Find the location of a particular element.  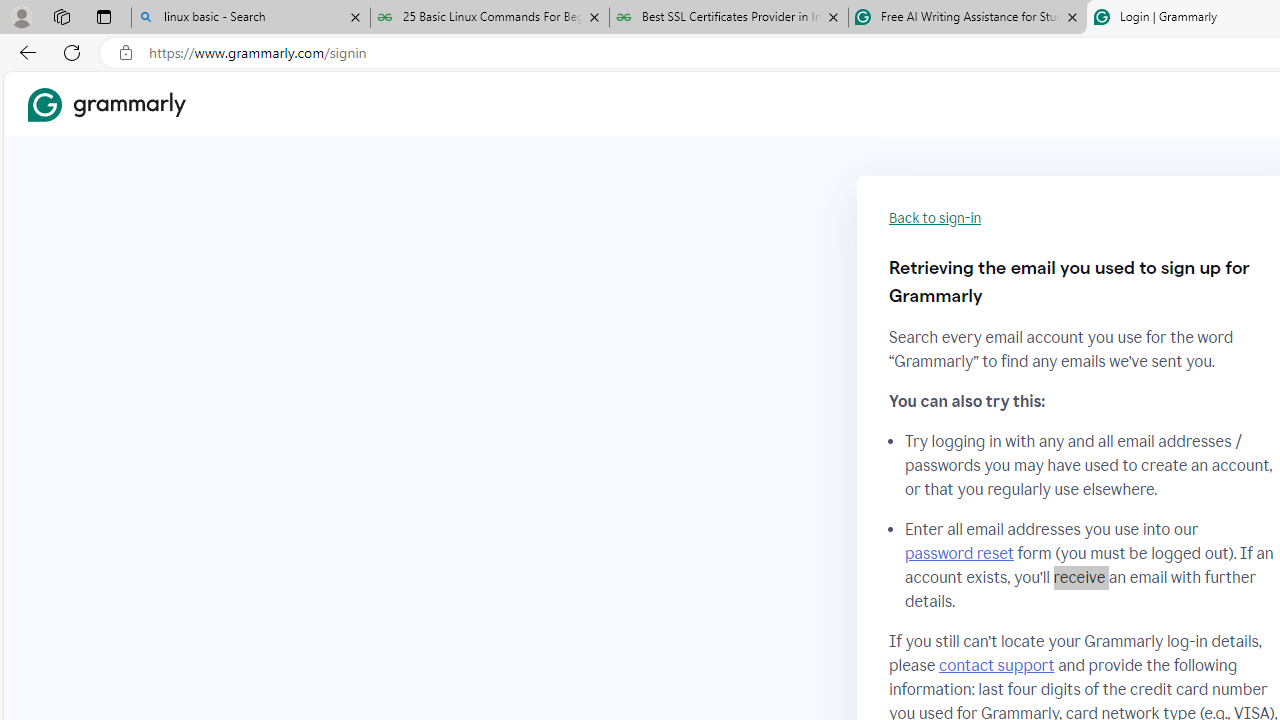

'linux basic - Search' is located at coordinates (249, 17).